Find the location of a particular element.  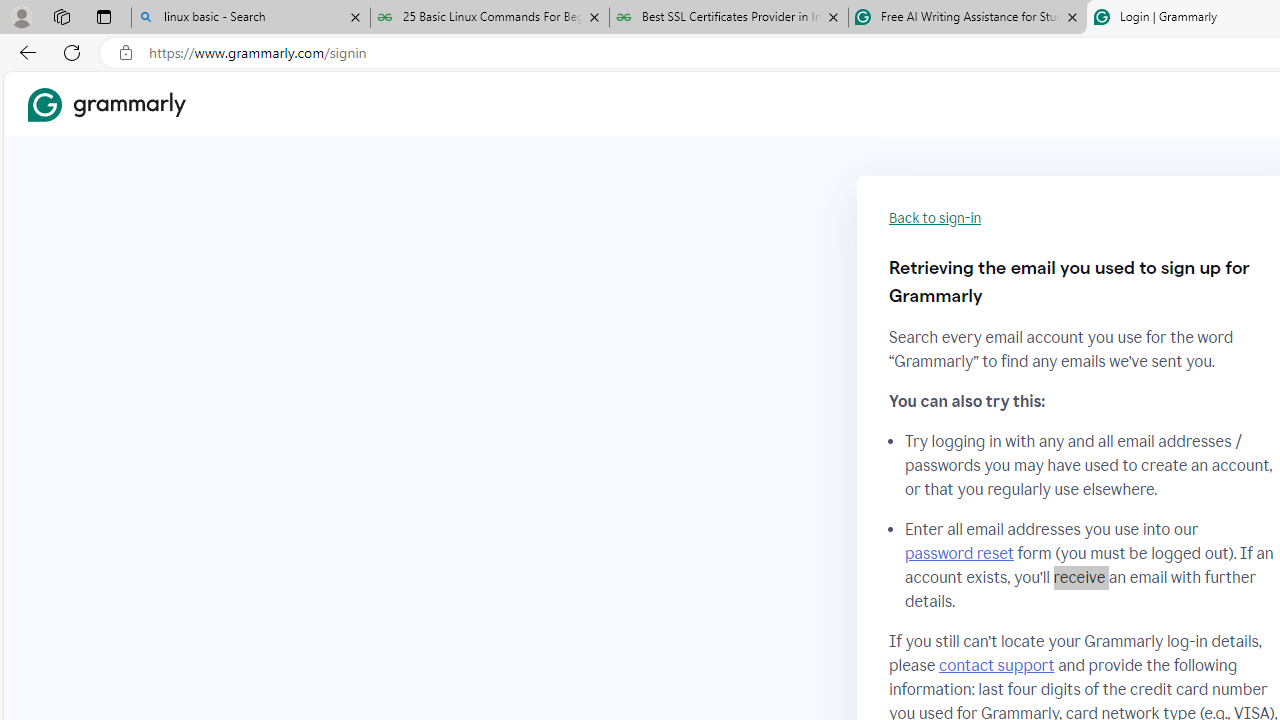

'linux basic - Search' is located at coordinates (249, 17).